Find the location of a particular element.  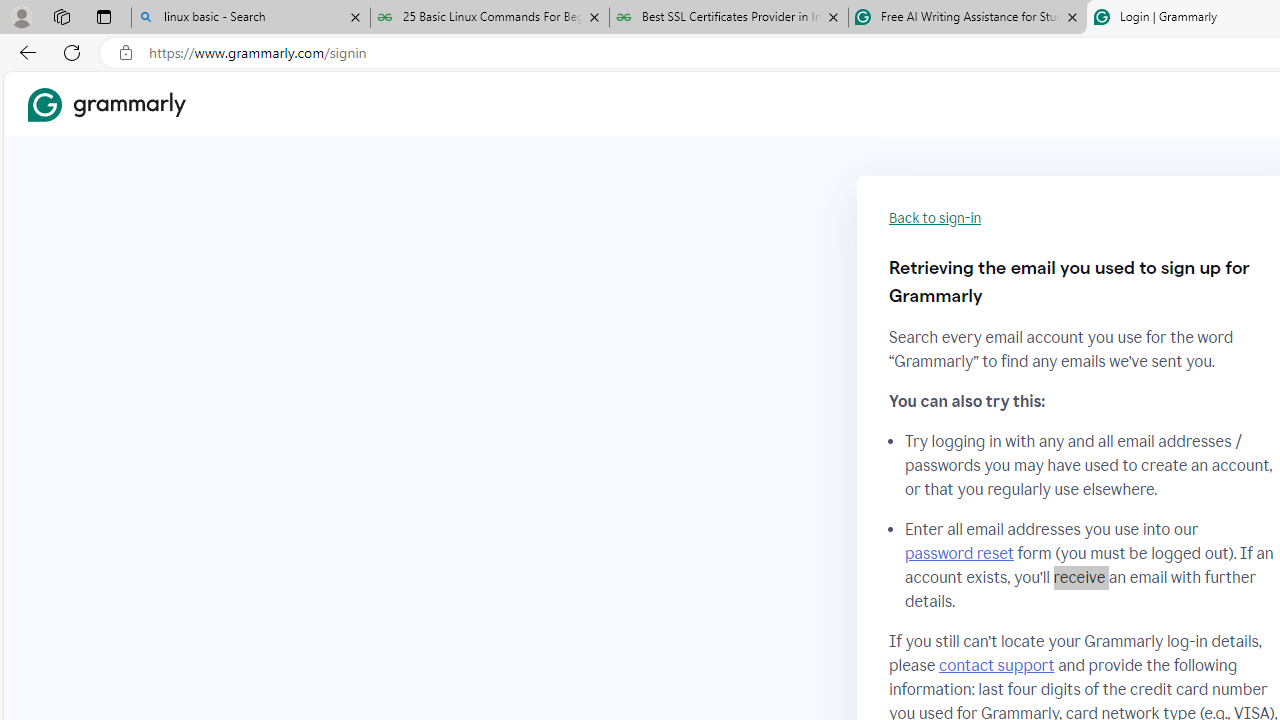

'linux basic - Search' is located at coordinates (249, 17).